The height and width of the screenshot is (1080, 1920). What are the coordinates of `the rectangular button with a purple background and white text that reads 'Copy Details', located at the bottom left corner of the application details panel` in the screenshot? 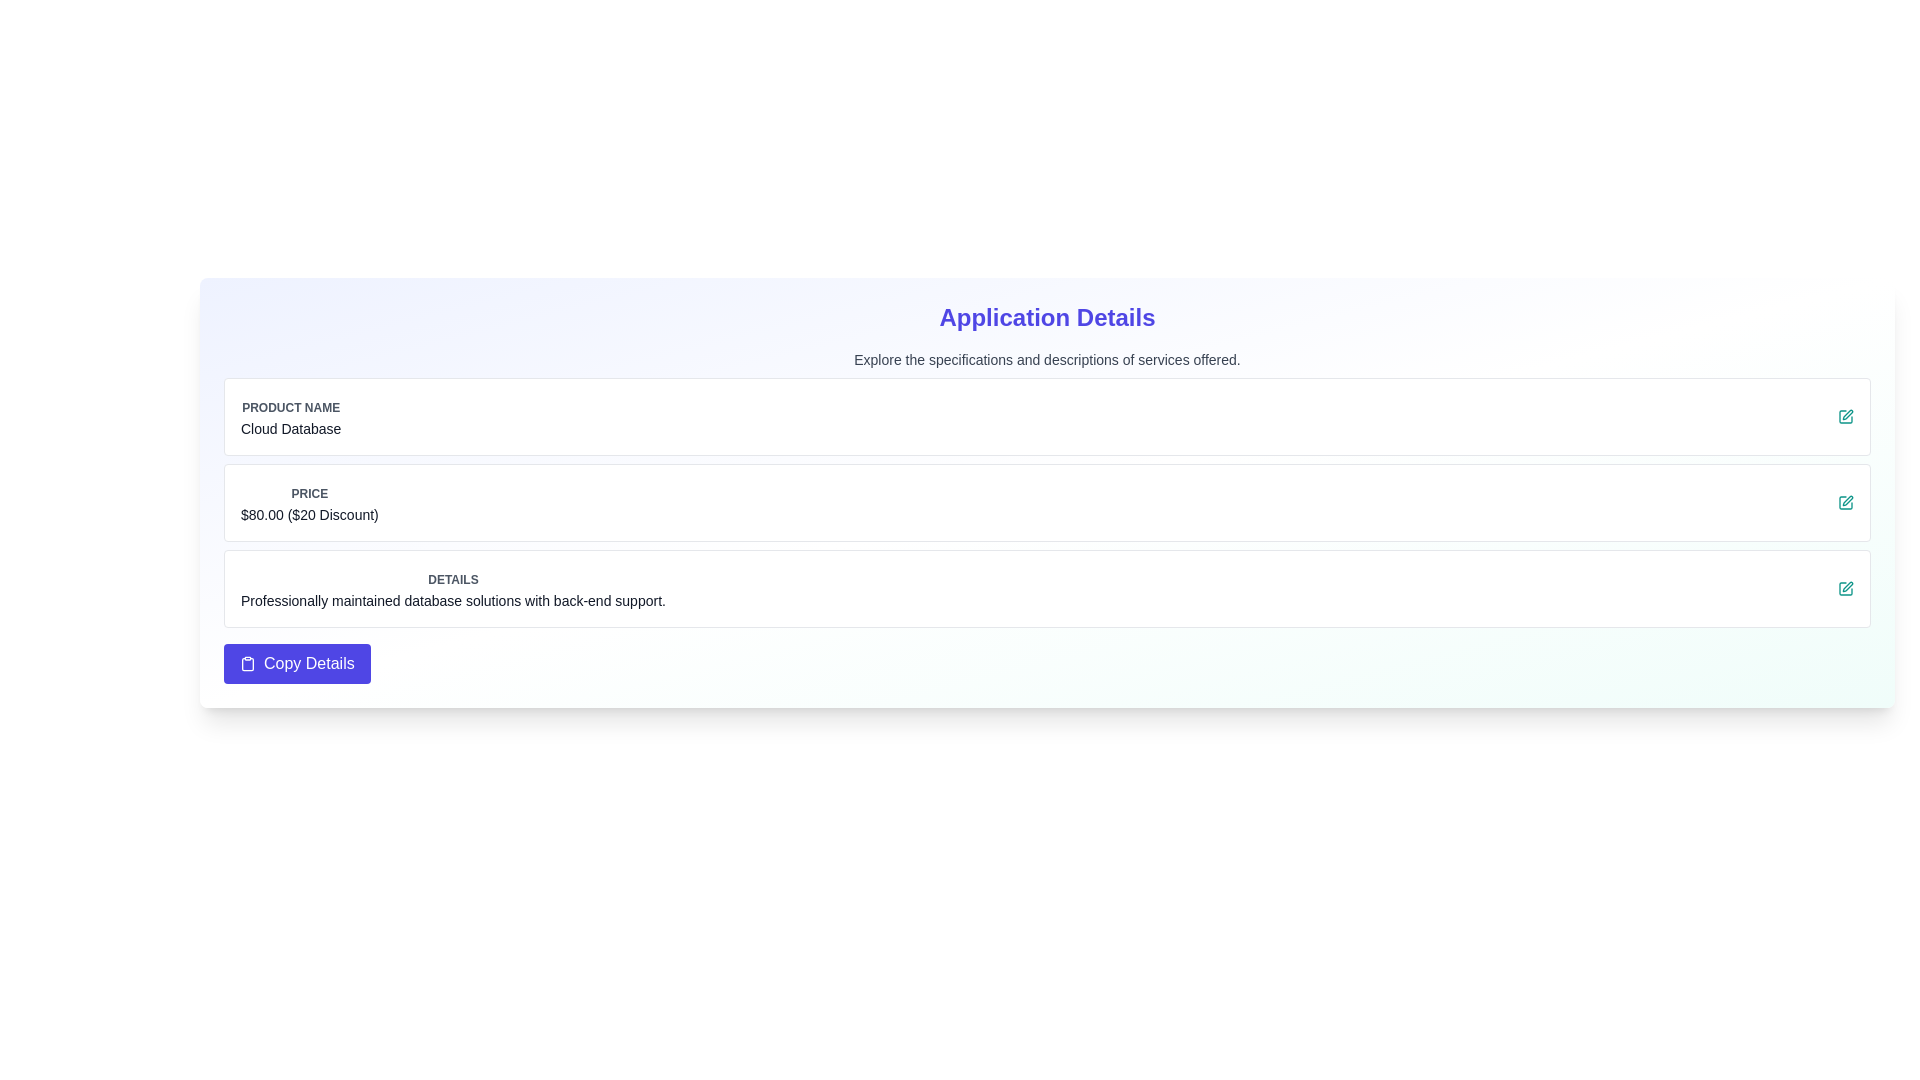 It's located at (296, 663).